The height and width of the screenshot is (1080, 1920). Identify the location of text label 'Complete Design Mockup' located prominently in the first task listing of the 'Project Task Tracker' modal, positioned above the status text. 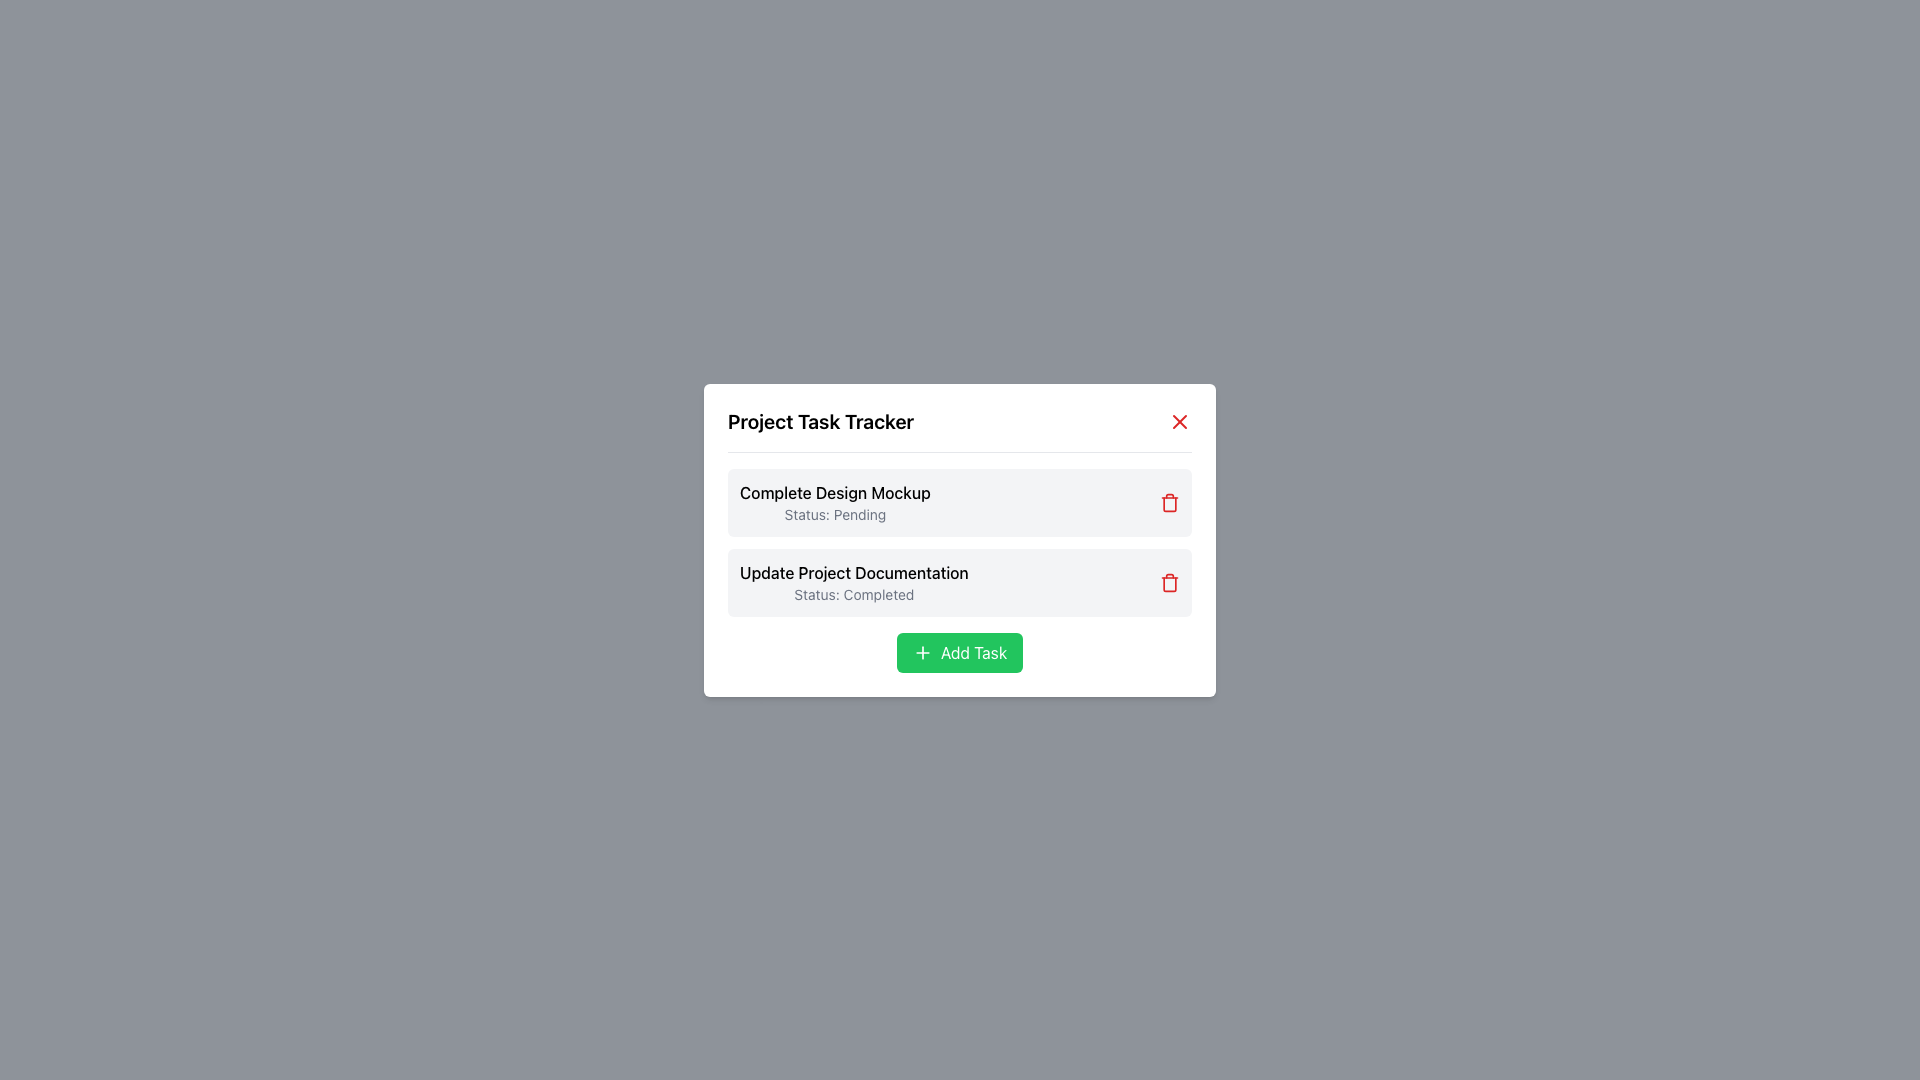
(835, 492).